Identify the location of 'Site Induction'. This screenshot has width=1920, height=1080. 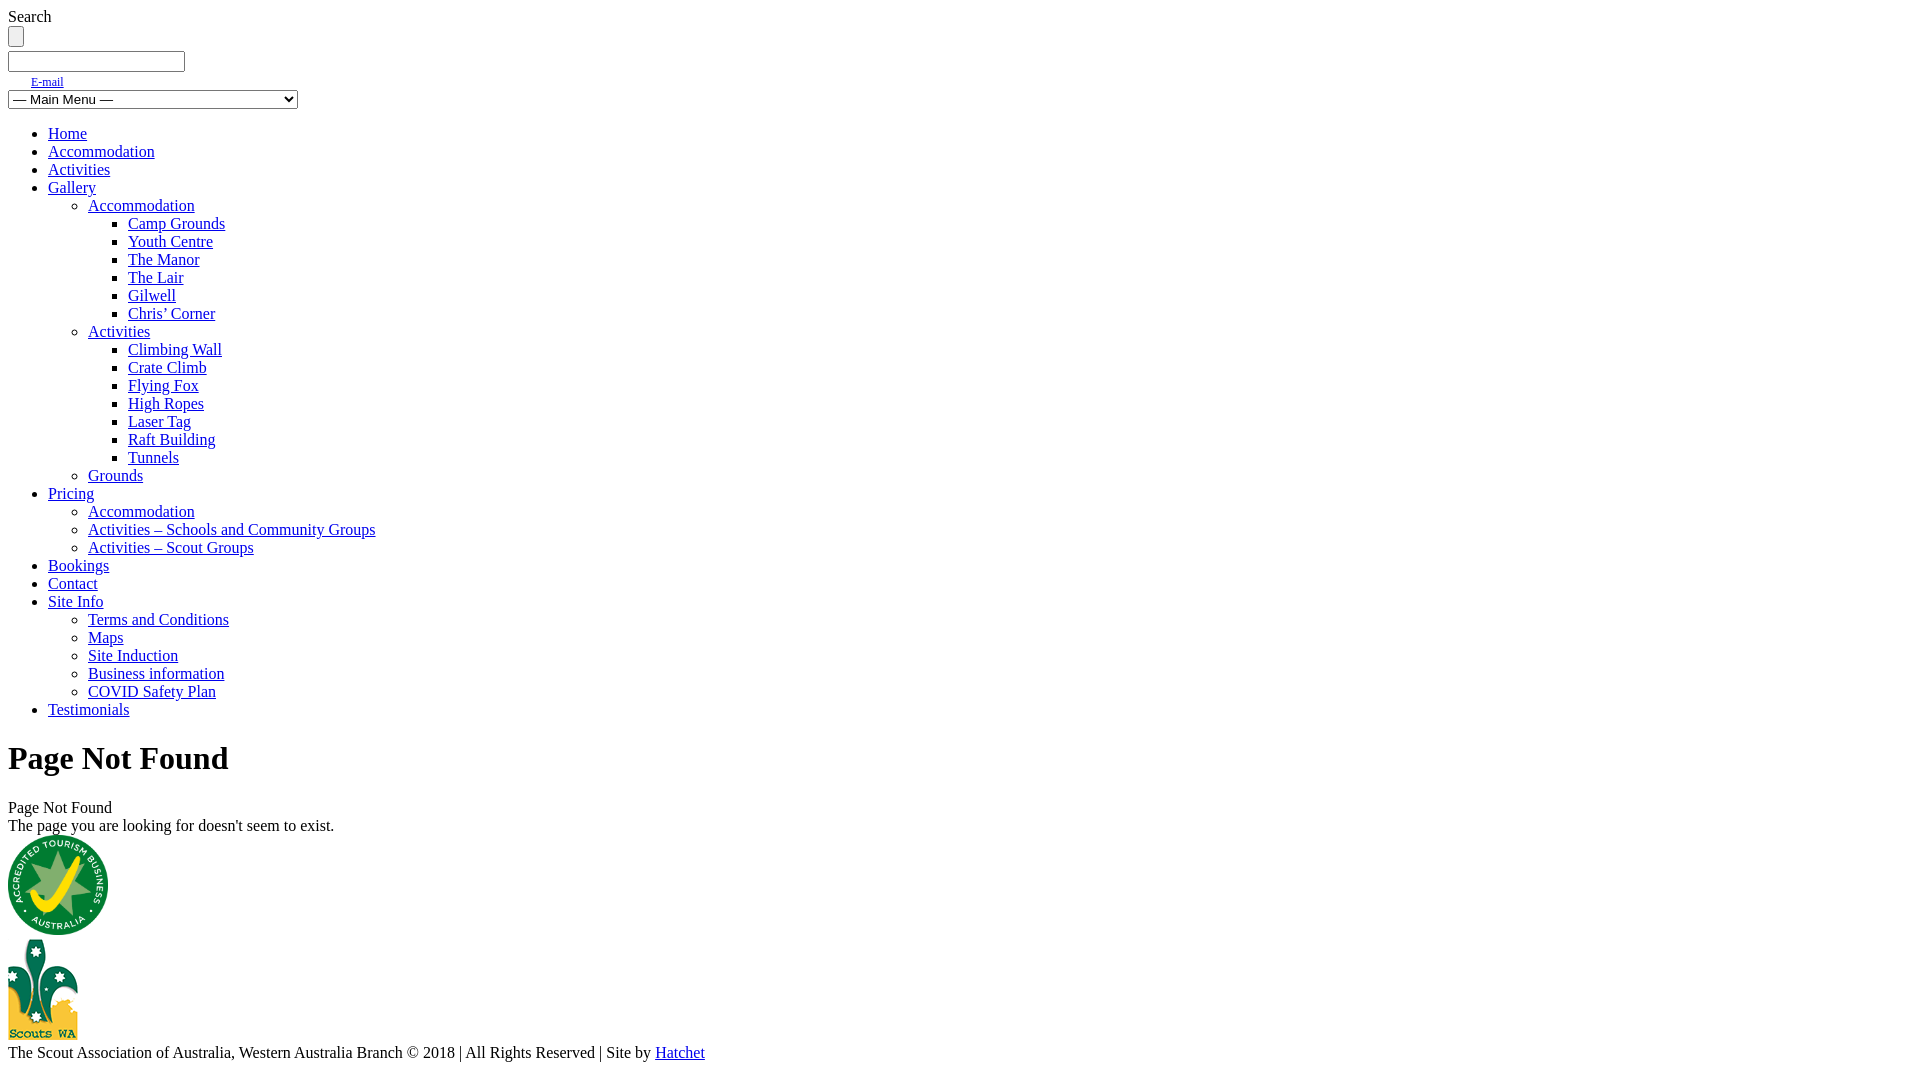
(132, 655).